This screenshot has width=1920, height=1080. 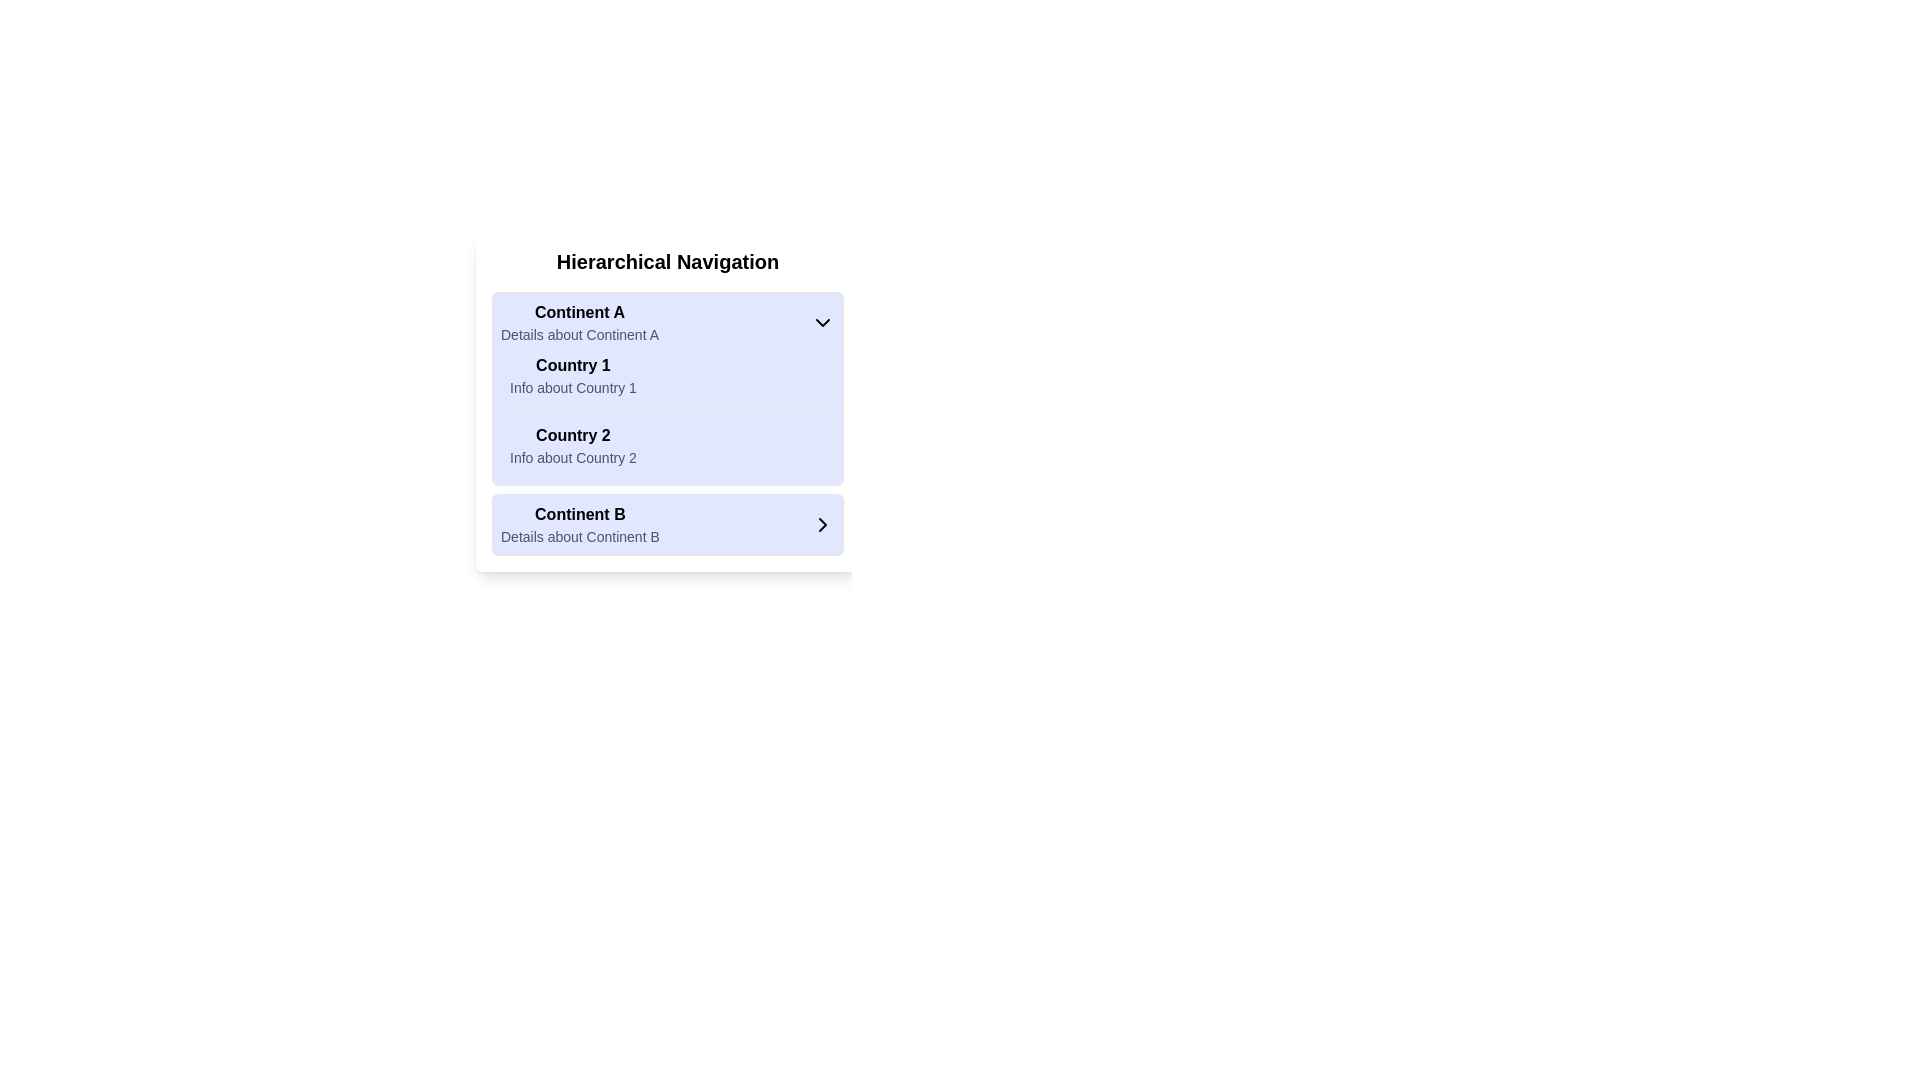 What do you see at coordinates (667, 375) in the screenshot?
I see `the first selectable card representing 'Country 1' in the 'Continent A' section` at bounding box center [667, 375].